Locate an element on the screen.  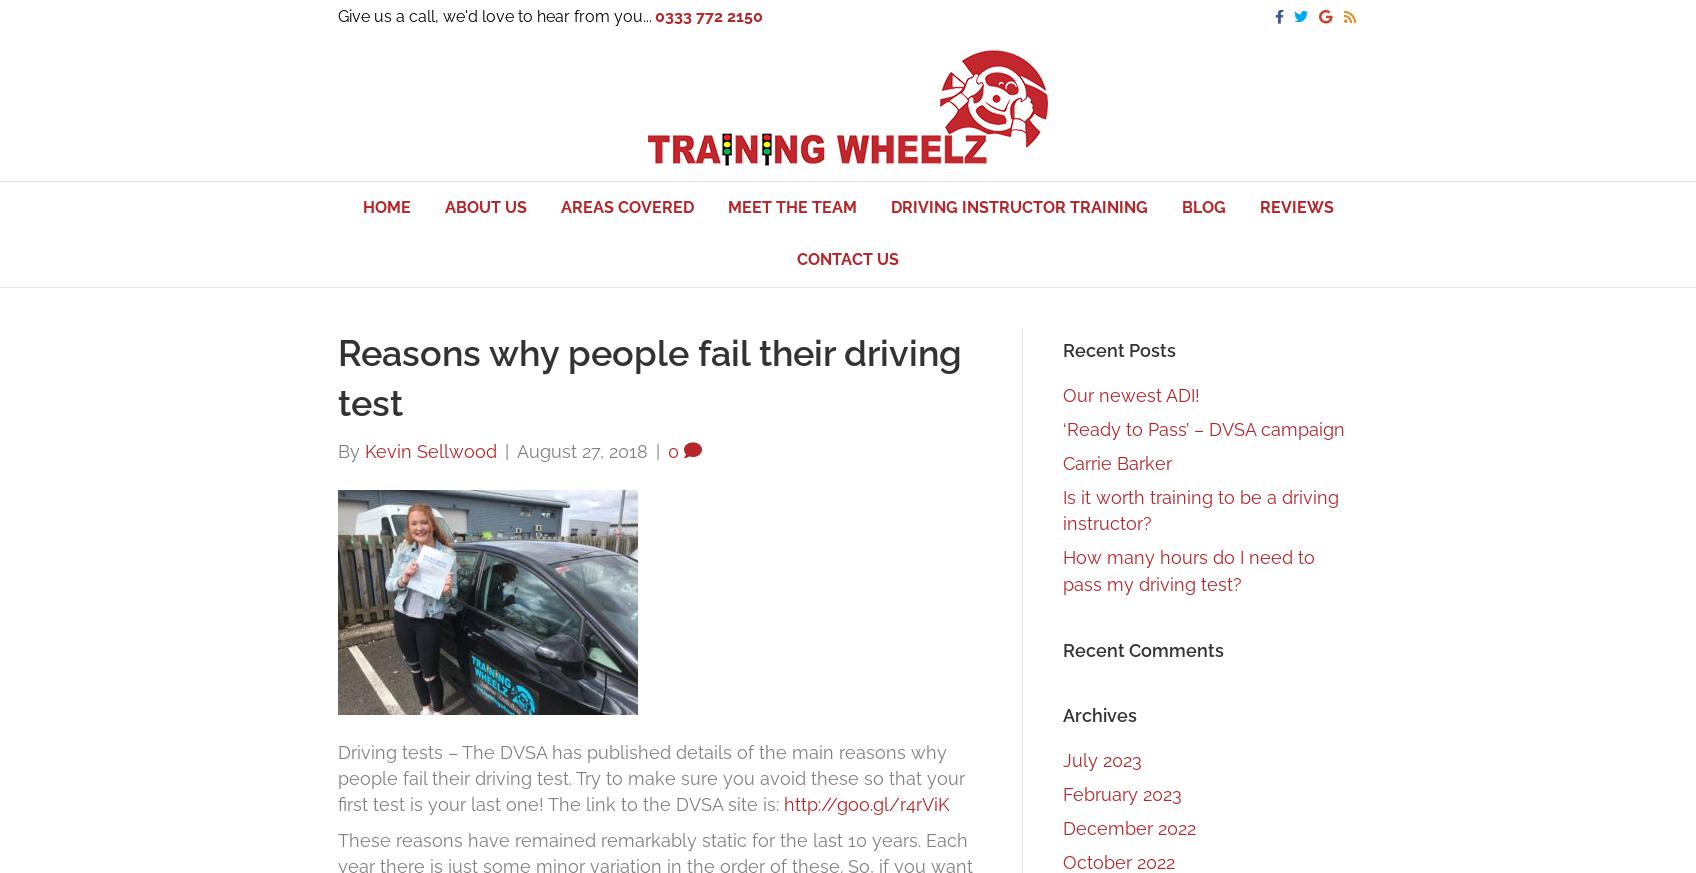
'August 27, 2018' is located at coordinates (582, 450).